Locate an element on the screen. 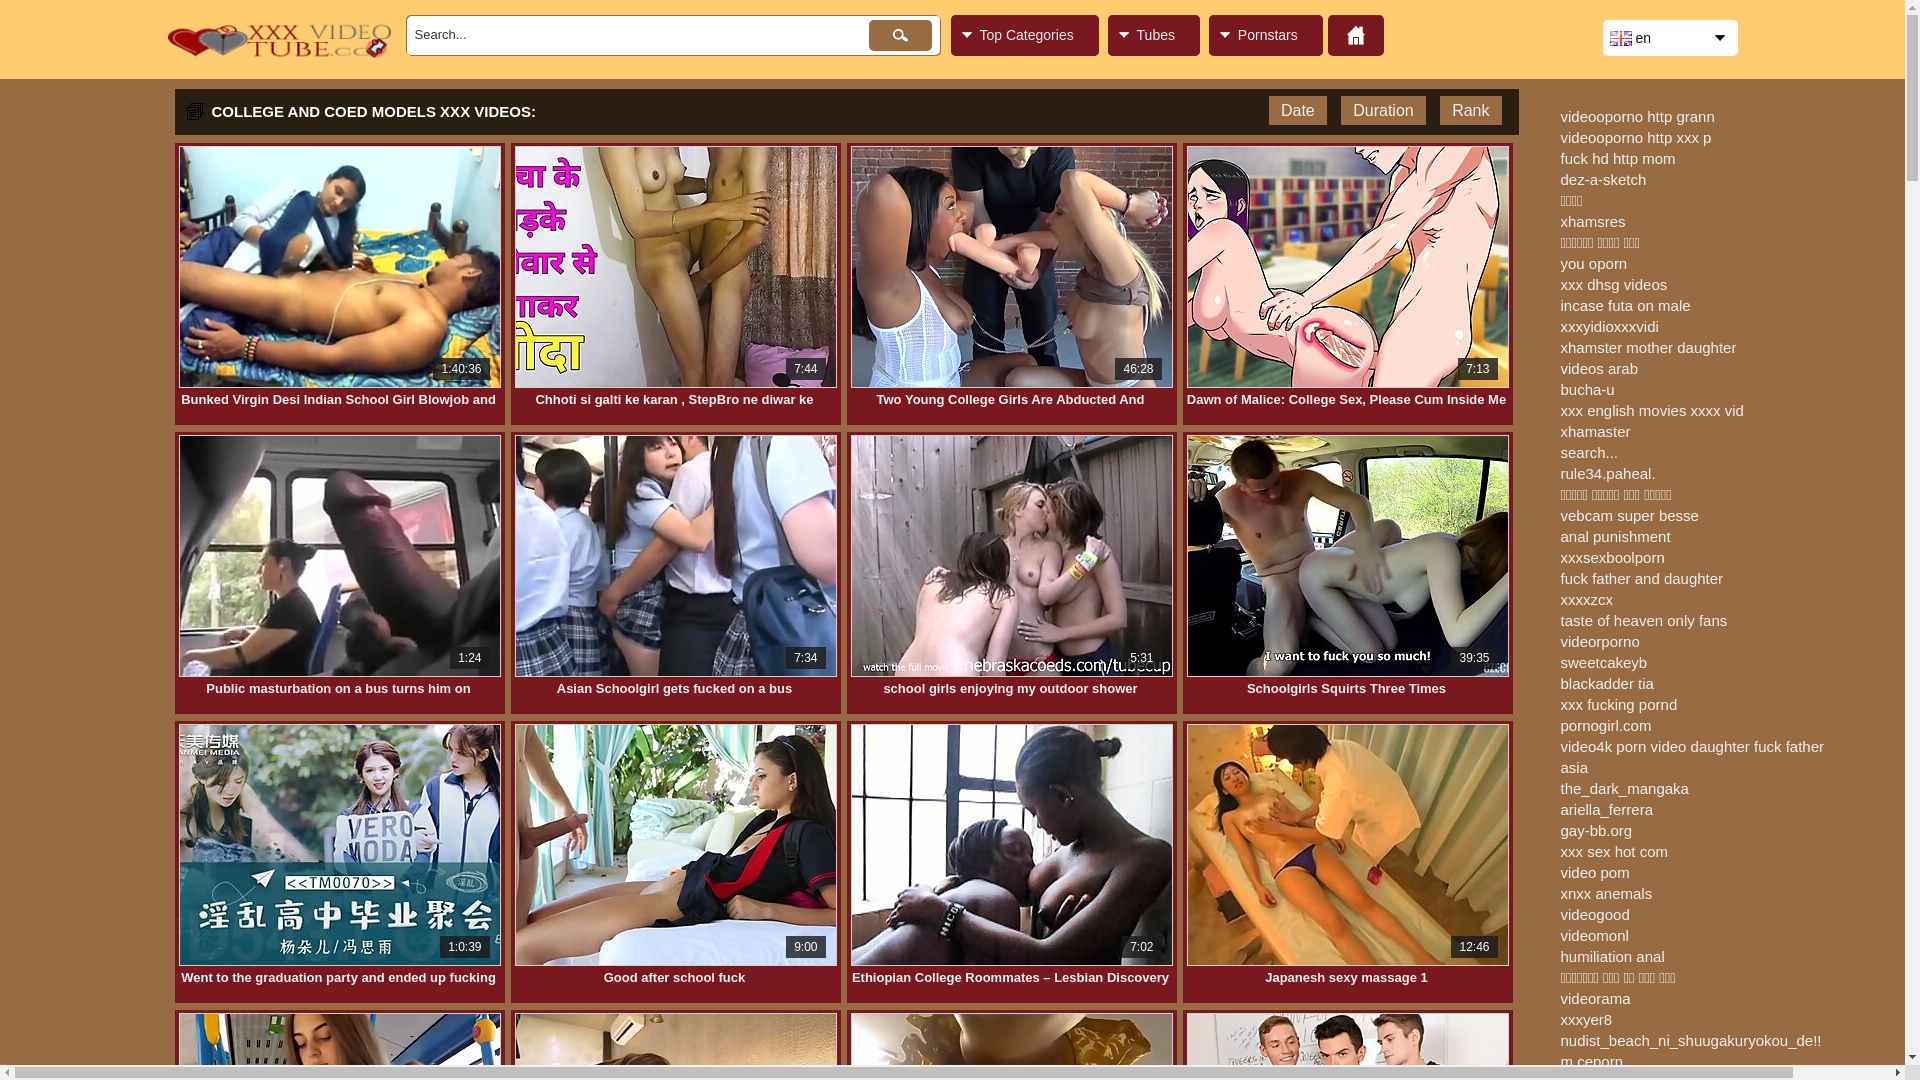 The width and height of the screenshot is (1920, 1080). 'rule34.paheal.' is located at coordinates (1607, 473).